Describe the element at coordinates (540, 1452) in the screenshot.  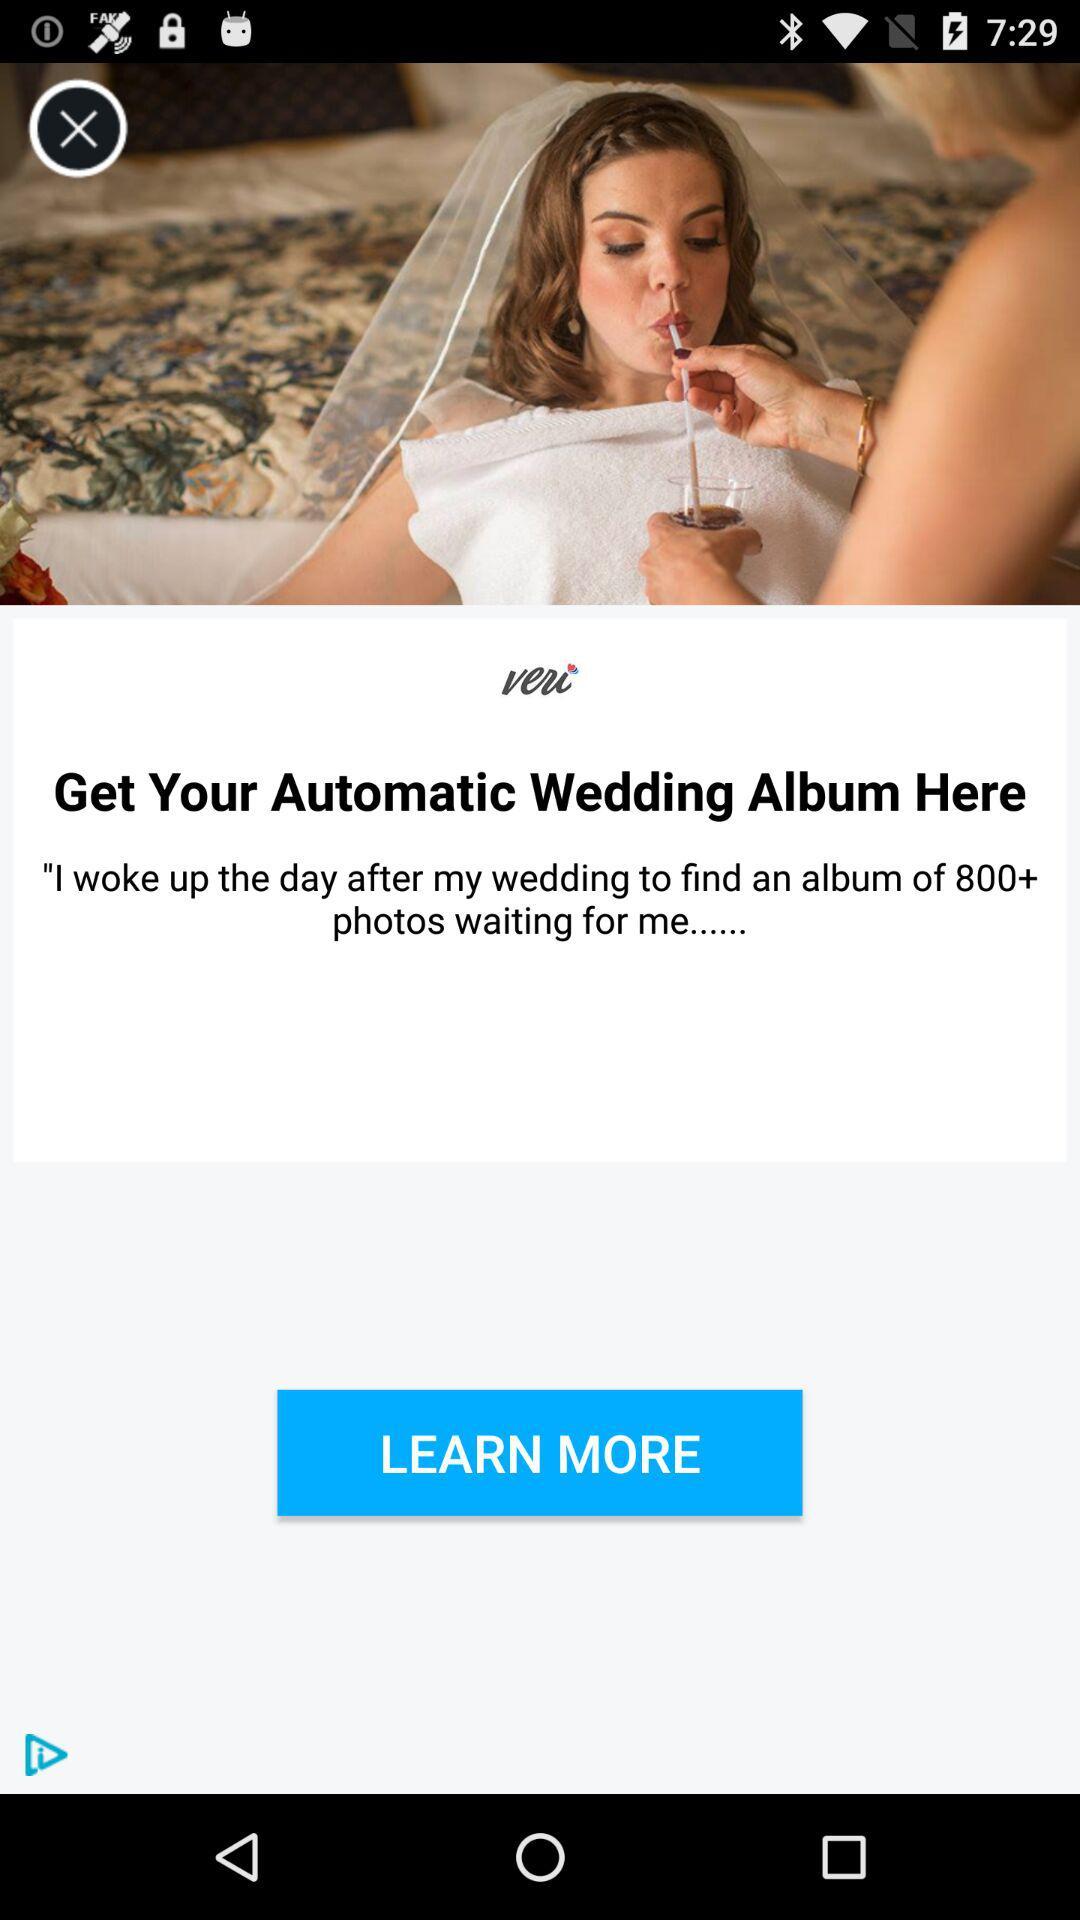
I see `learn more item` at that location.